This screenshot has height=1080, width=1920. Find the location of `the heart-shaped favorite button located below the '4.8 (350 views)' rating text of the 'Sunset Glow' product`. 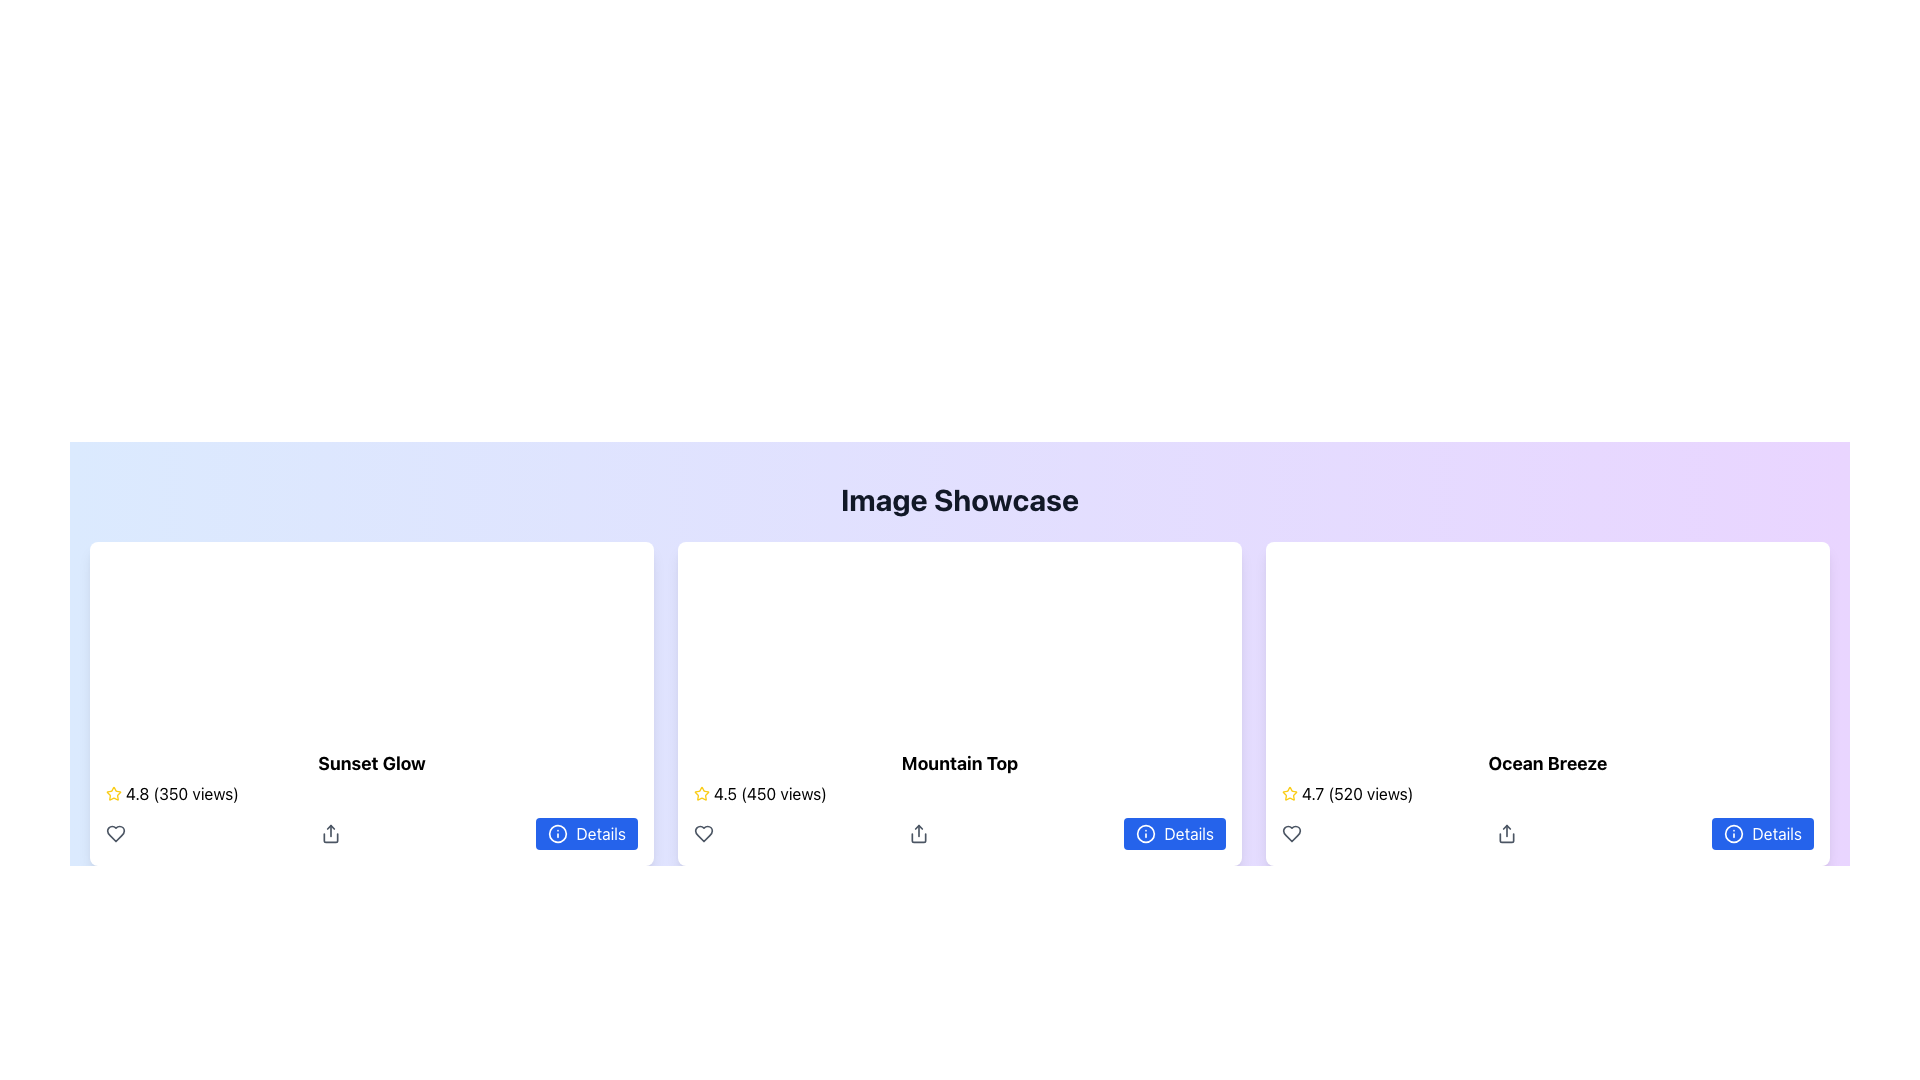

the heart-shaped favorite button located below the '4.8 (350 views)' rating text of the 'Sunset Glow' product is located at coordinates (114, 833).